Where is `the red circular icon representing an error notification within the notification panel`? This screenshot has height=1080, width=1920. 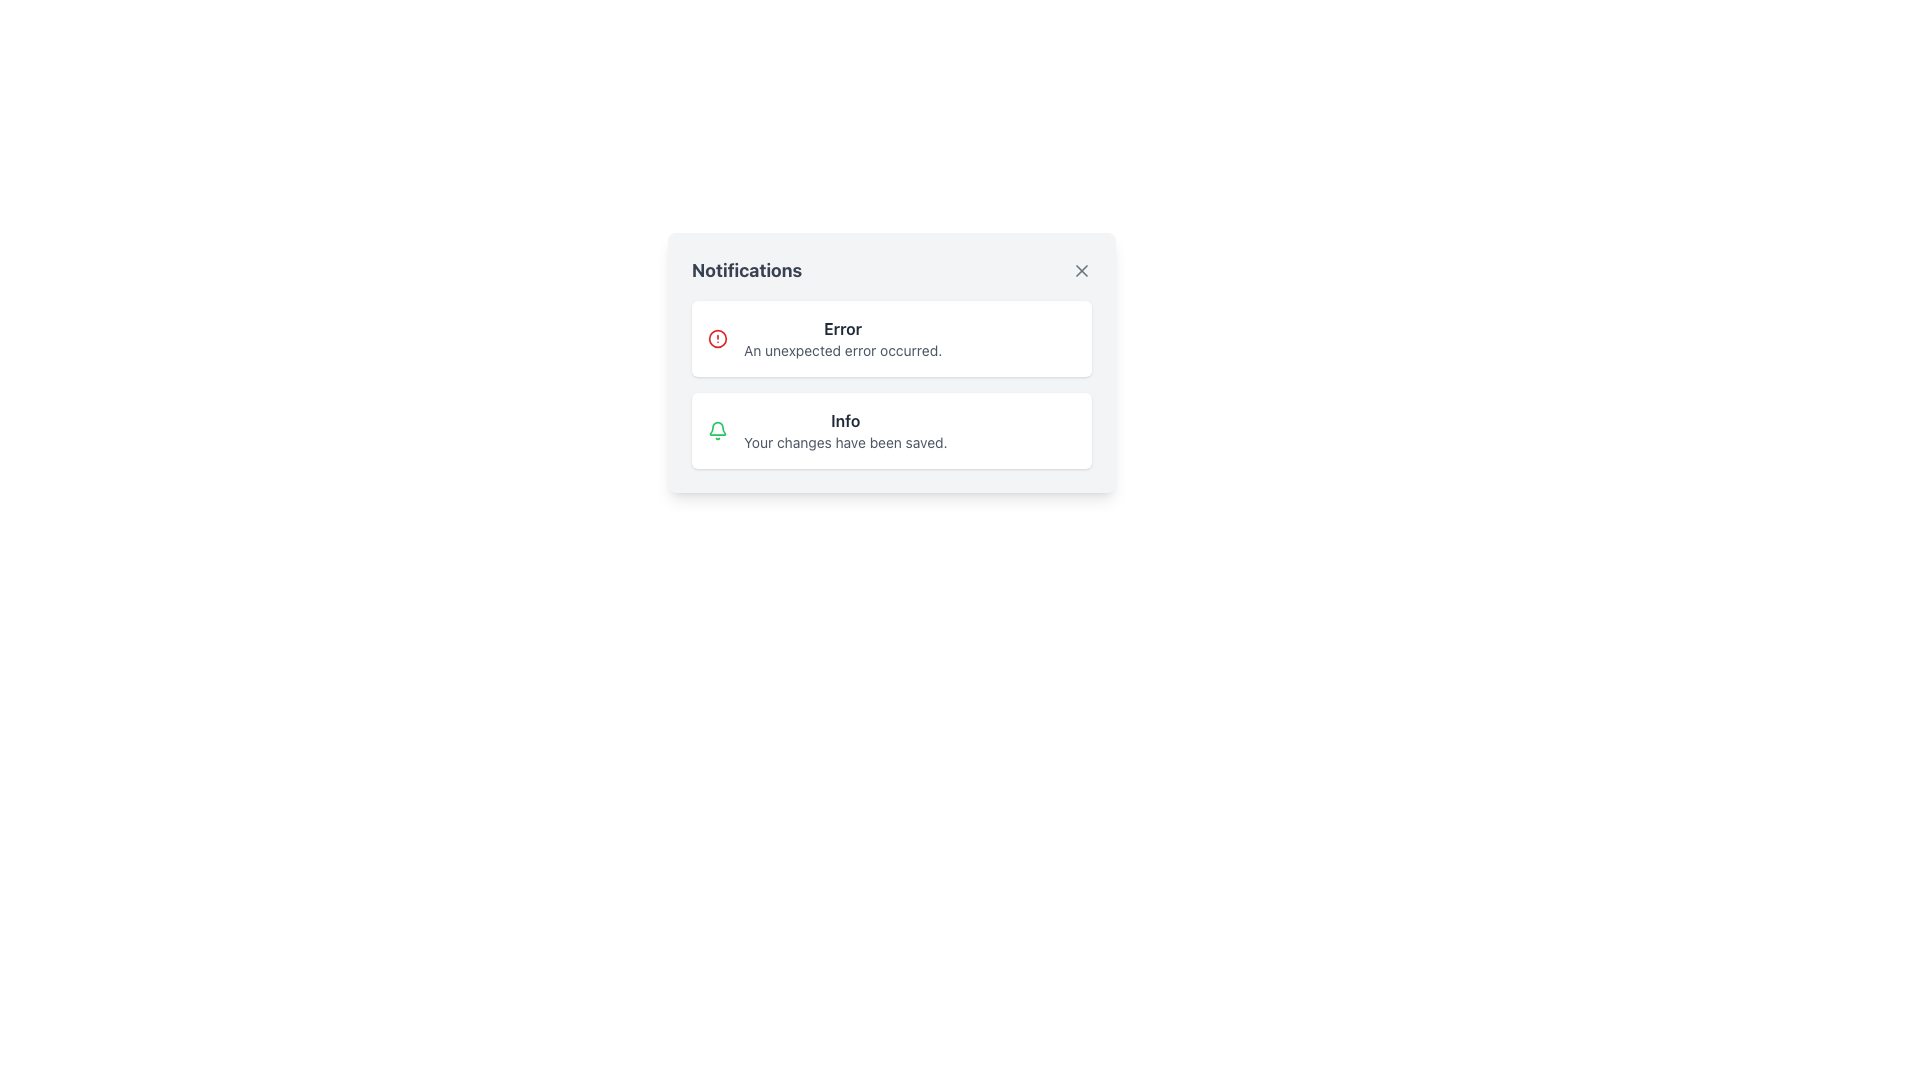
the red circular icon representing an error notification within the notification panel is located at coordinates (718, 338).